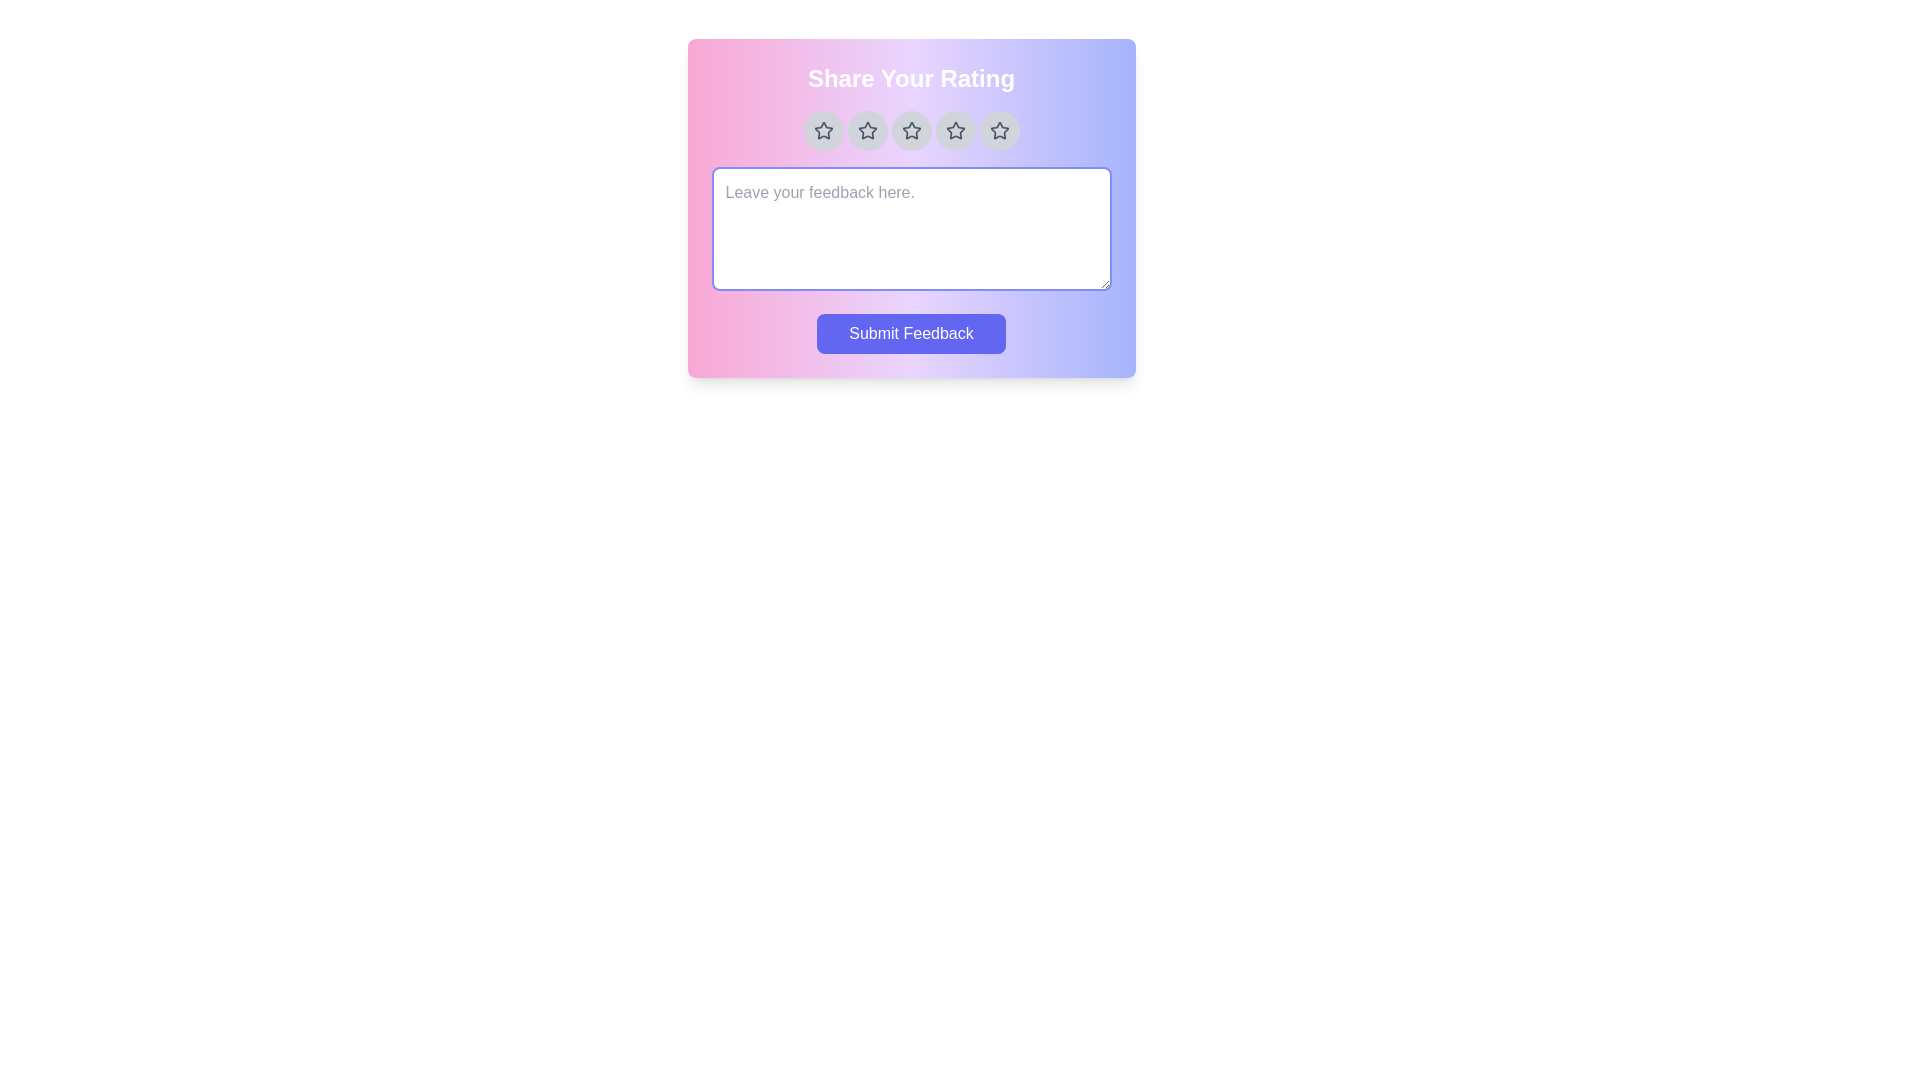 The width and height of the screenshot is (1920, 1080). Describe the element at coordinates (910, 227) in the screenshot. I see `the text area to focus and enable text input` at that location.